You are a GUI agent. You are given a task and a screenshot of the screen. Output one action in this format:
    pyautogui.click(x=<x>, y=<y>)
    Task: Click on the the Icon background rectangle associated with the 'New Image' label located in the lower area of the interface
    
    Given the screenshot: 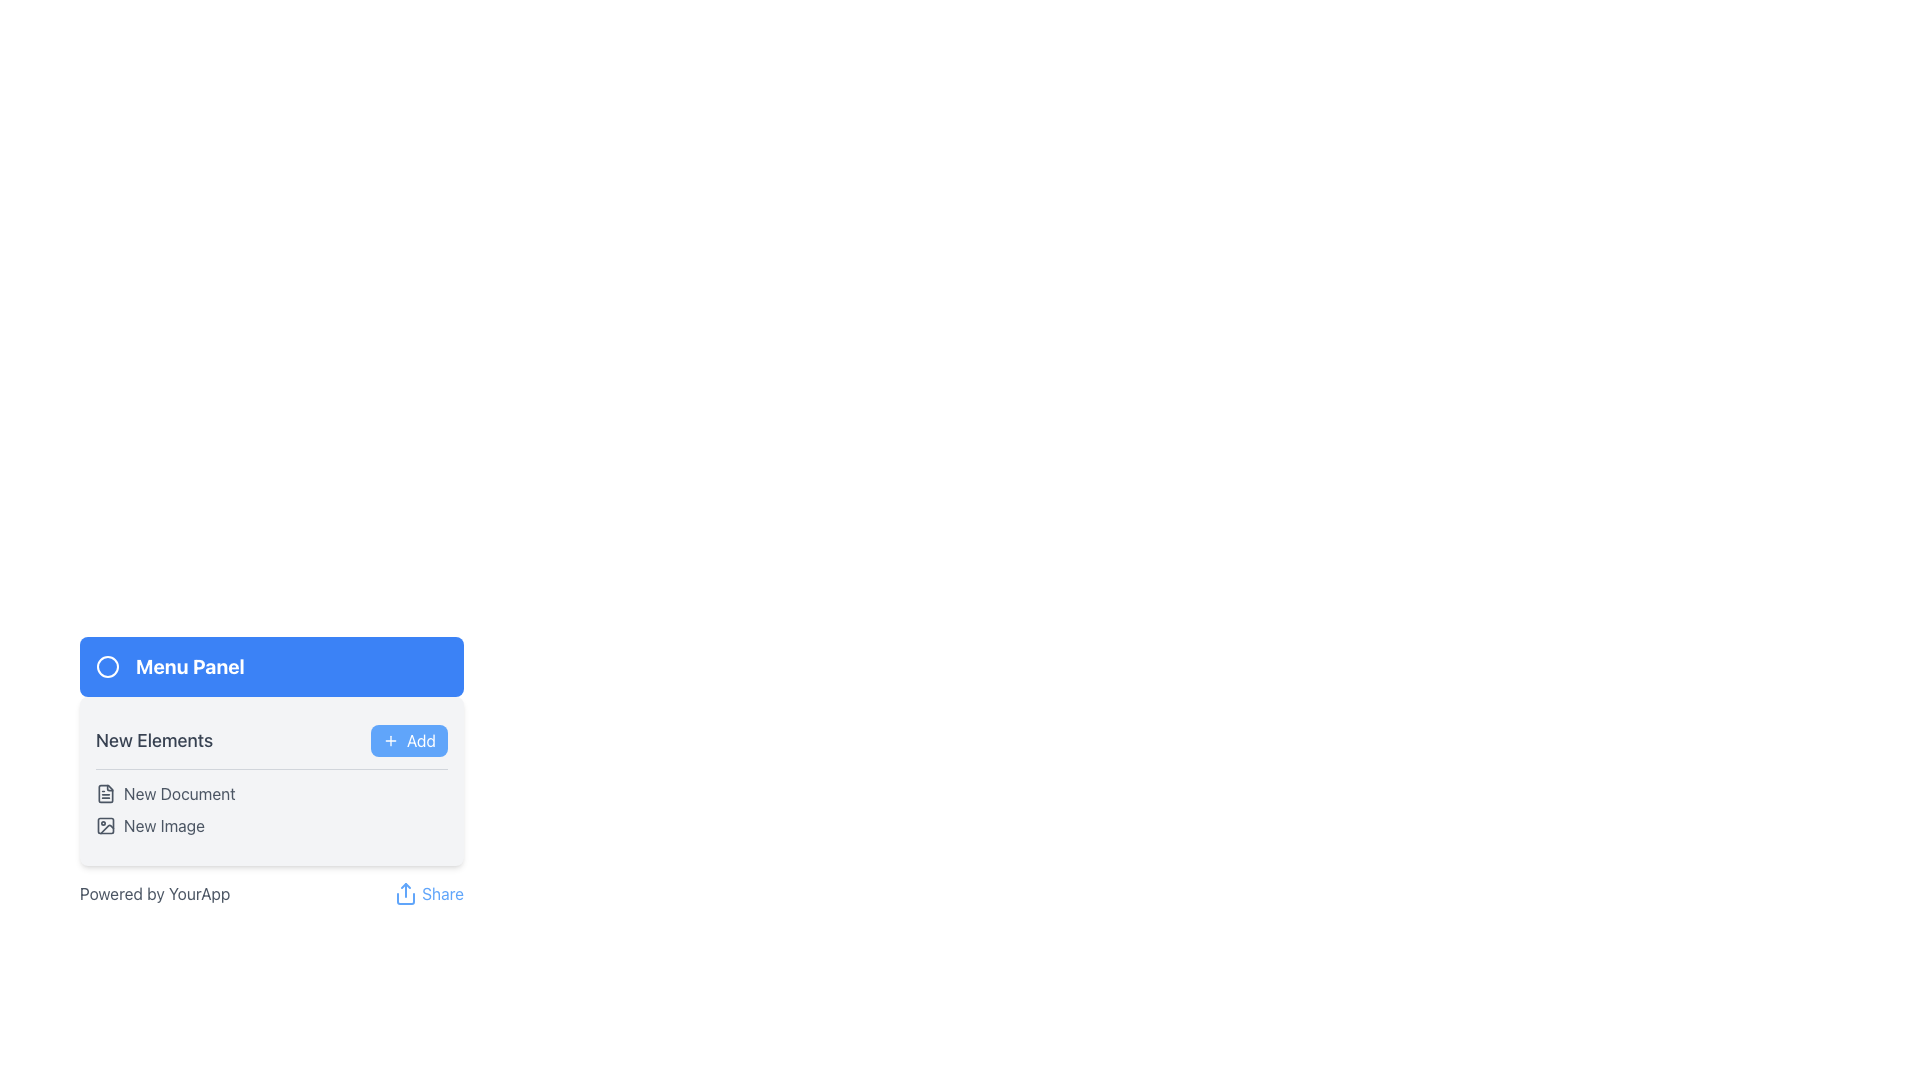 What is the action you would take?
    pyautogui.click(x=104, y=825)
    